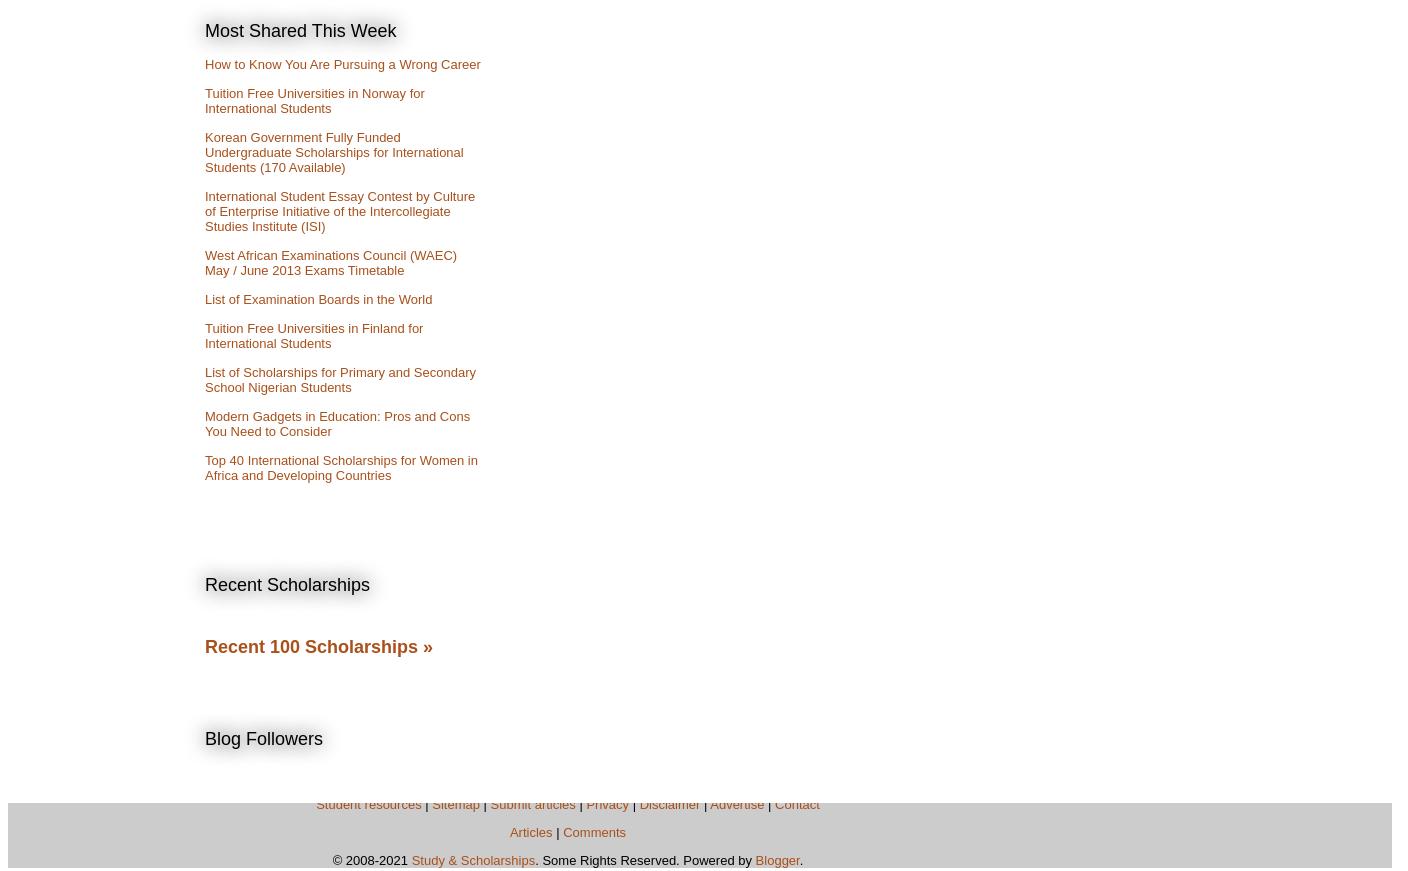 The width and height of the screenshot is (1408, 871). What do you see at coordinates (204, 583) in the screenshot?
I see `'Recent Scholarships'` at bounding box center [204, 583].